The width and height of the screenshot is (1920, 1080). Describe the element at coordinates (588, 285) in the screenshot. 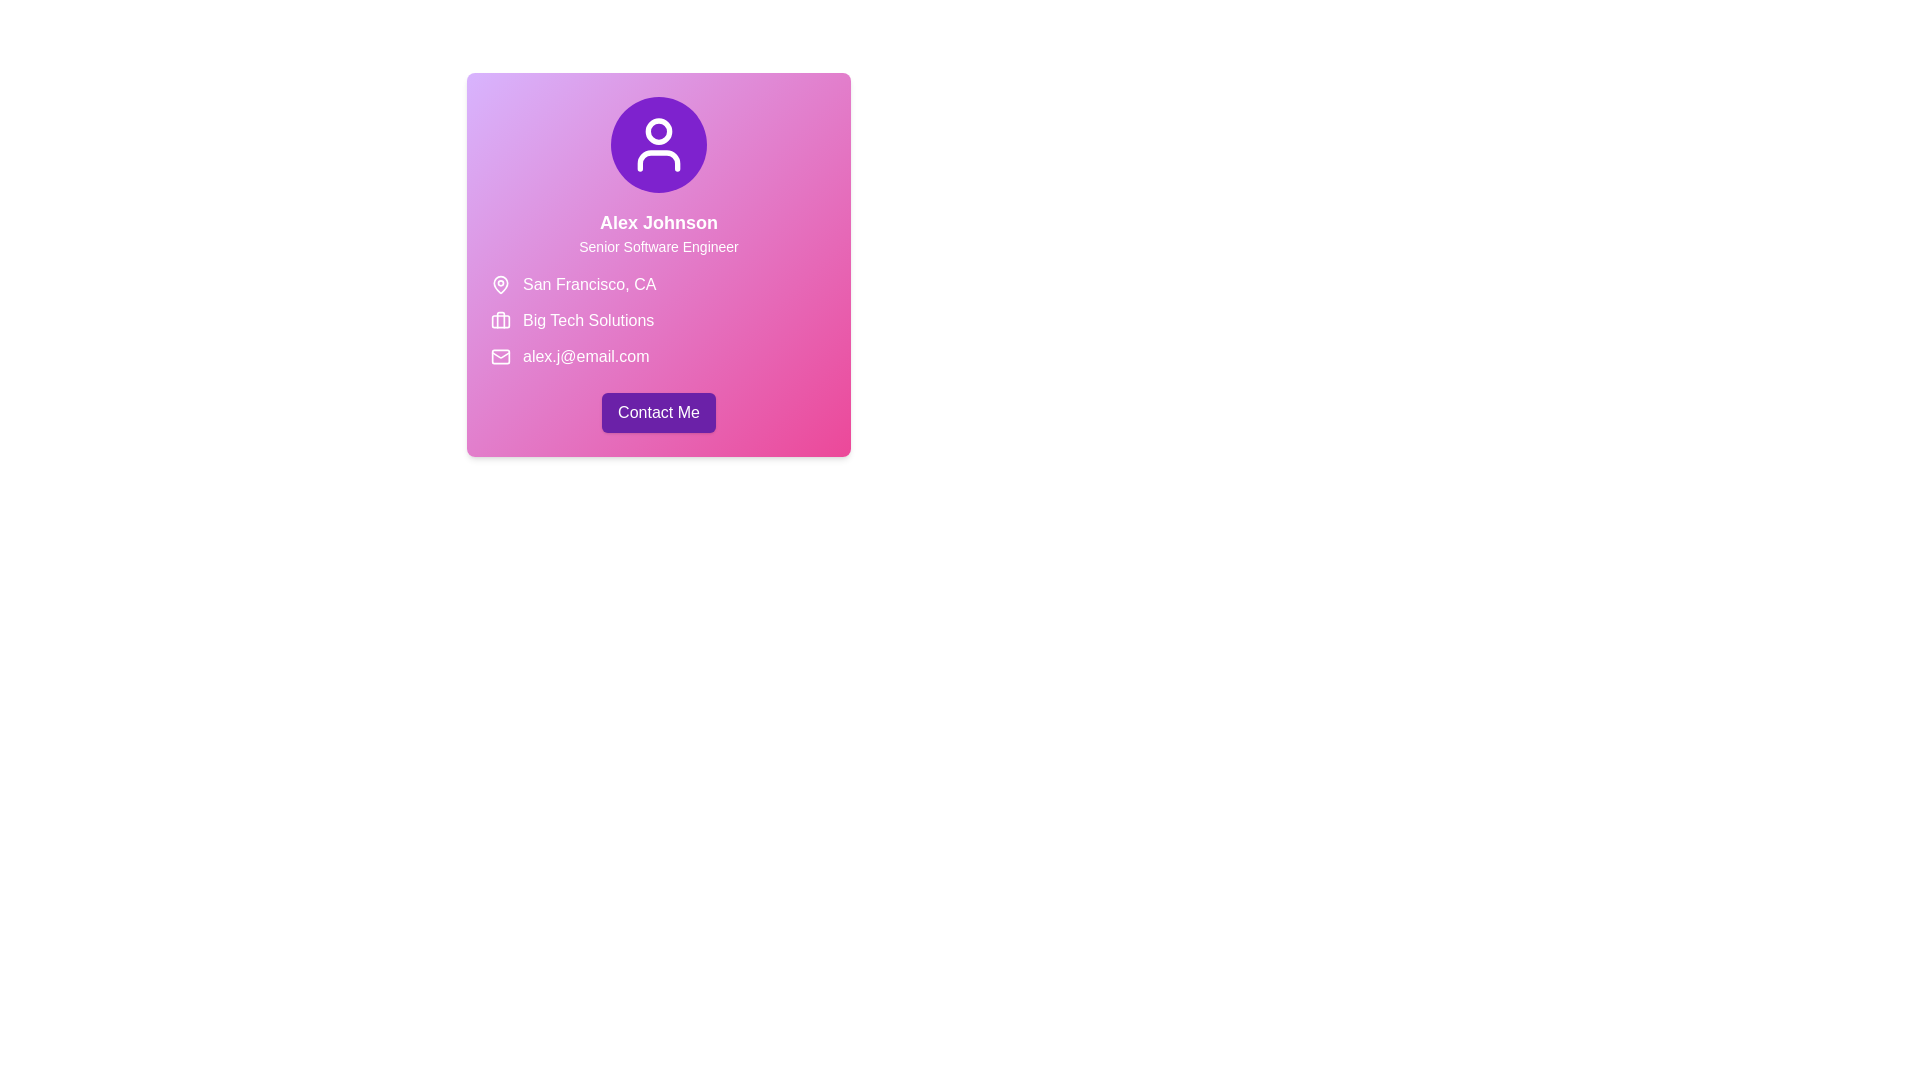

I see `the text label displaying 'San Francisco, CA', which is adjacent to a pin icon indicating a geographical location` at that location.